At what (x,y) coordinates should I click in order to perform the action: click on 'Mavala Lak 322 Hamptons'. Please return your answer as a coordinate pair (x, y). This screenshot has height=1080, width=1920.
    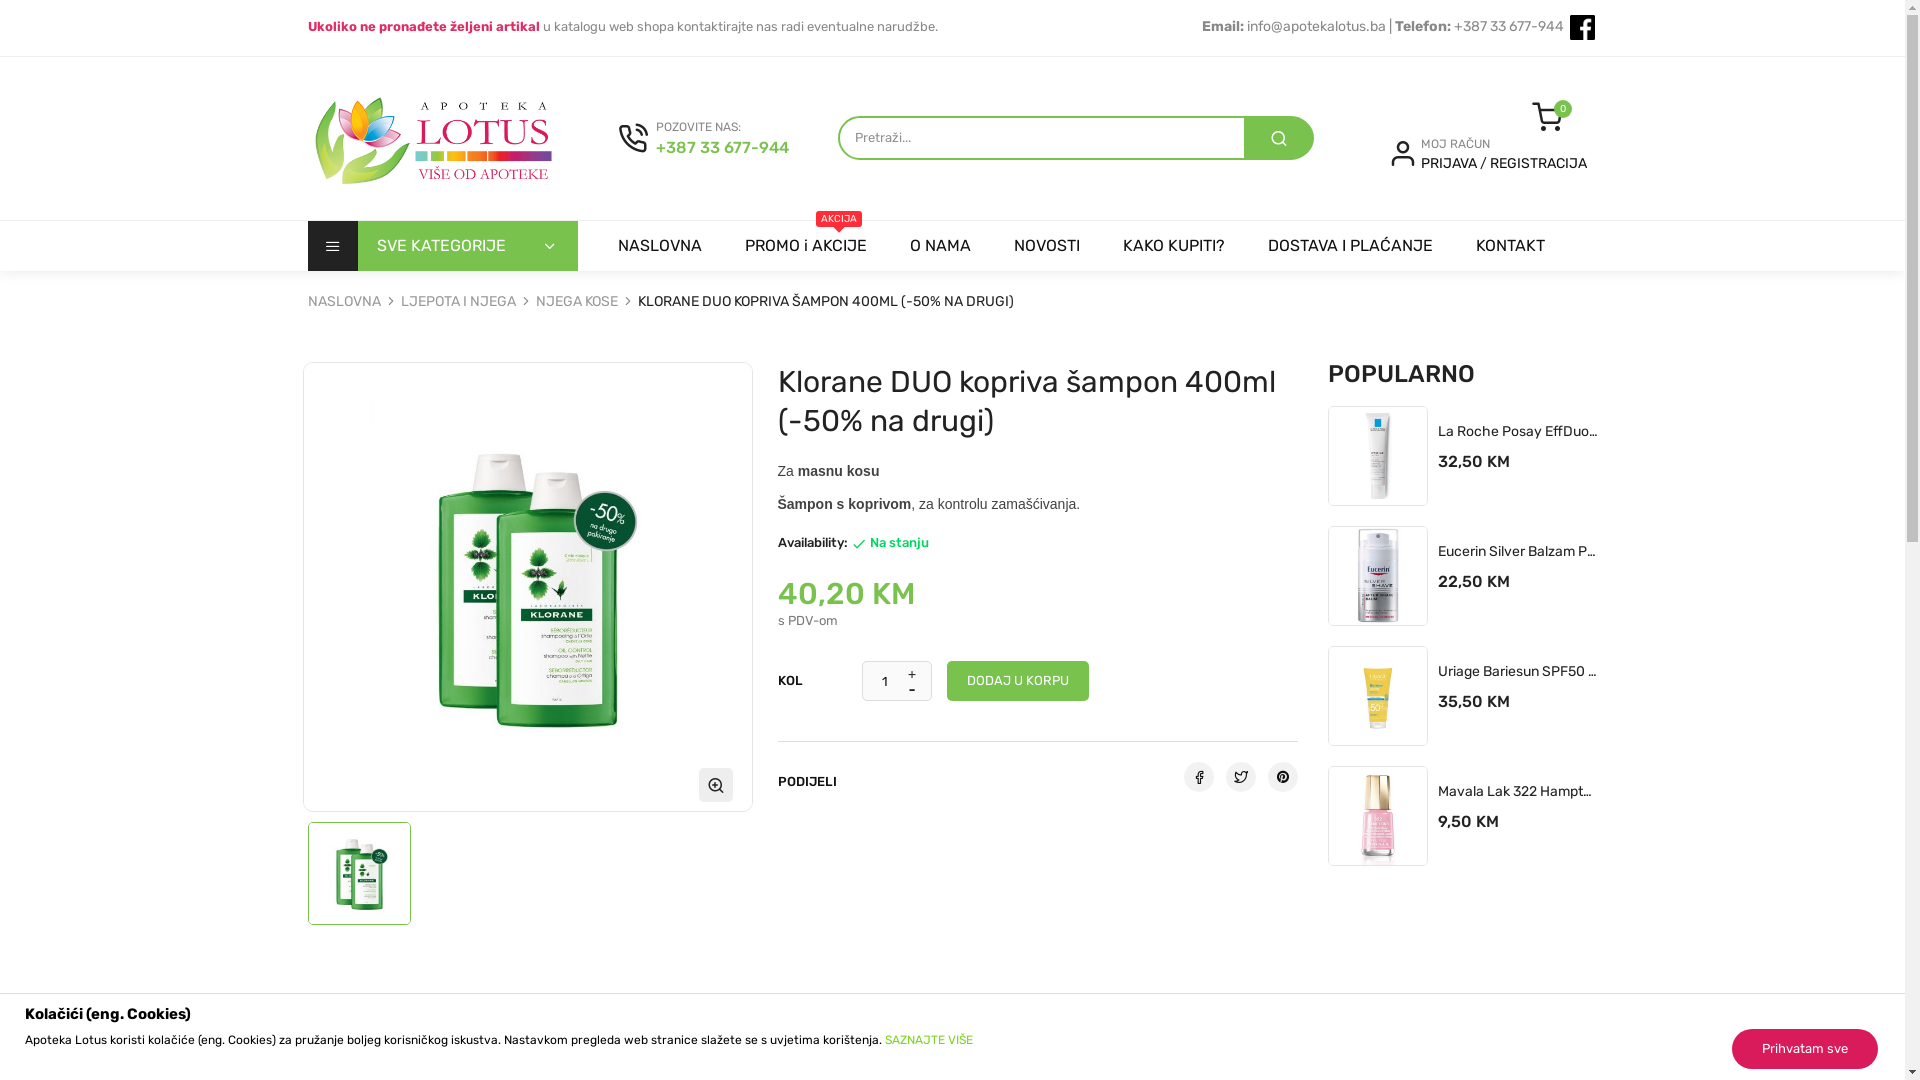
    Looking at the image, I should click on (1517, 792).